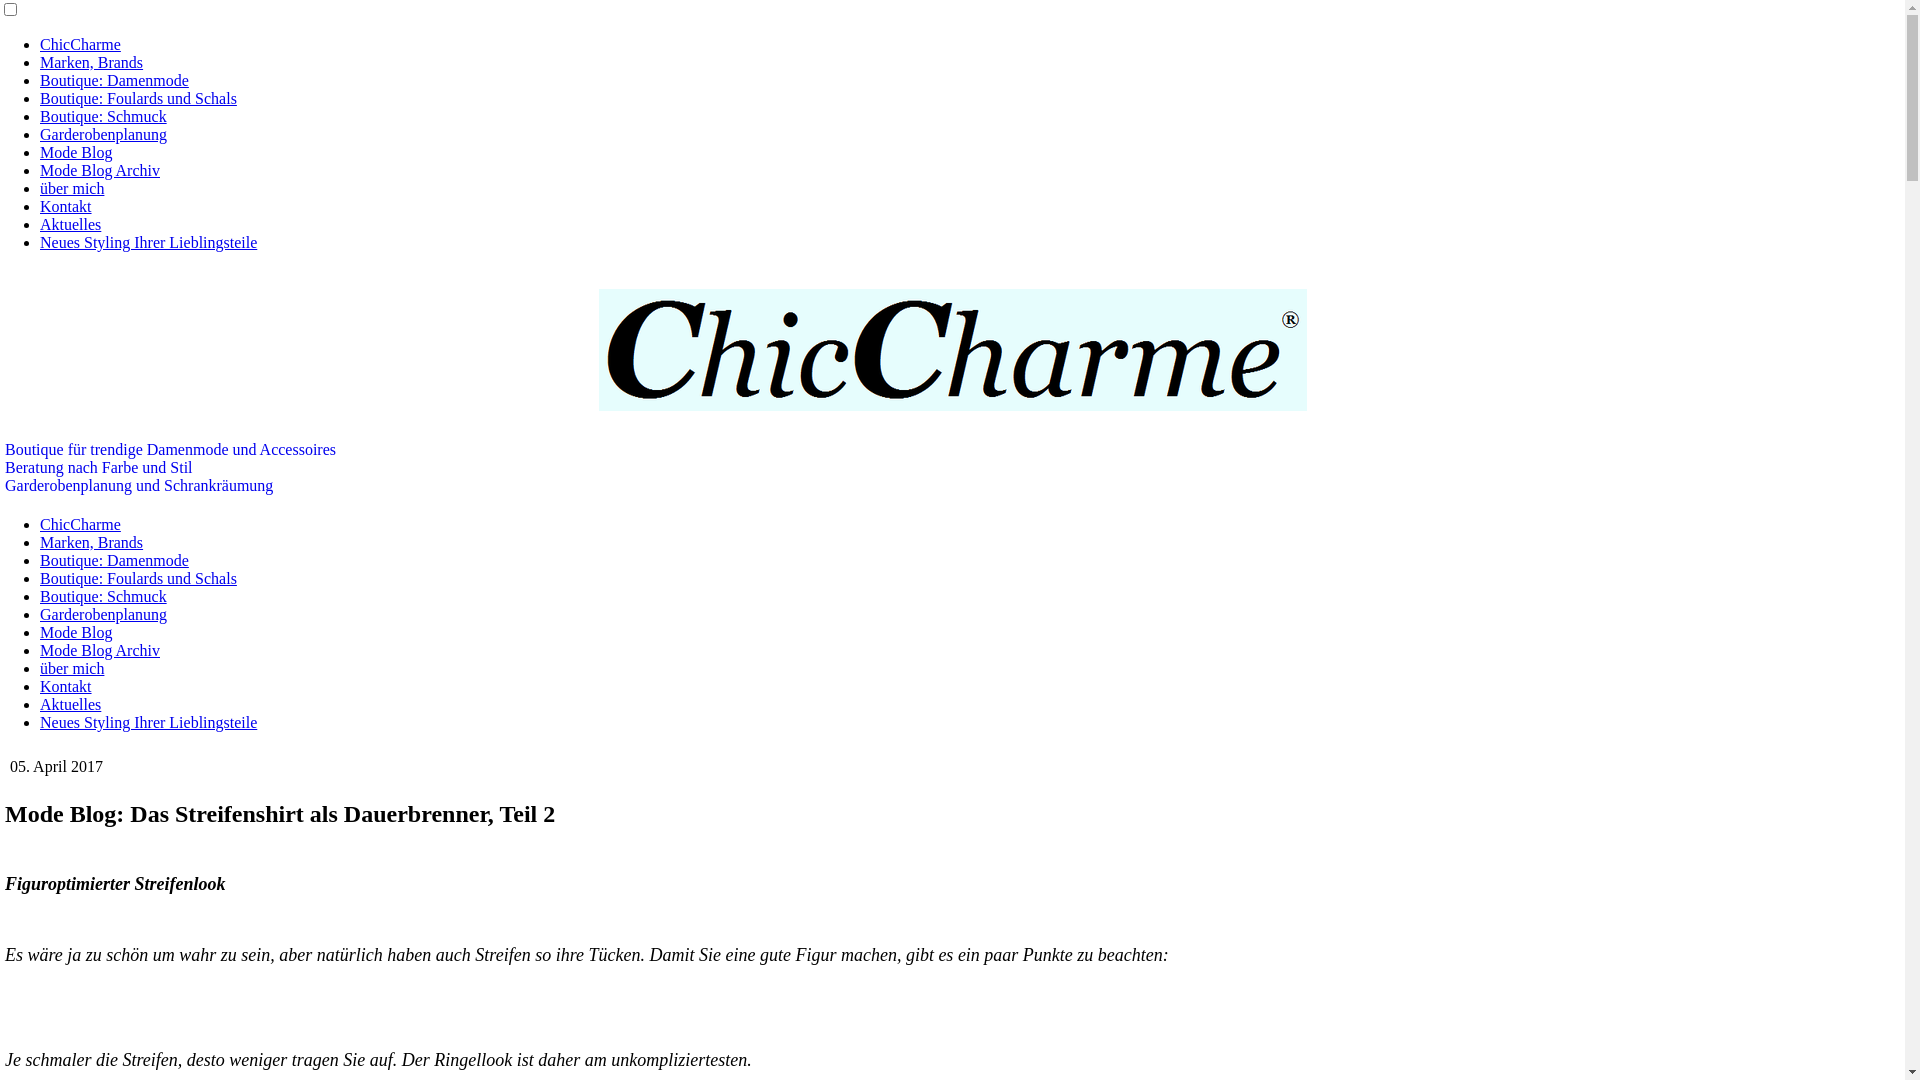 This screenshot has height=1080, width=1920. I want to click on 'Mode Blog', so click(76, 632).